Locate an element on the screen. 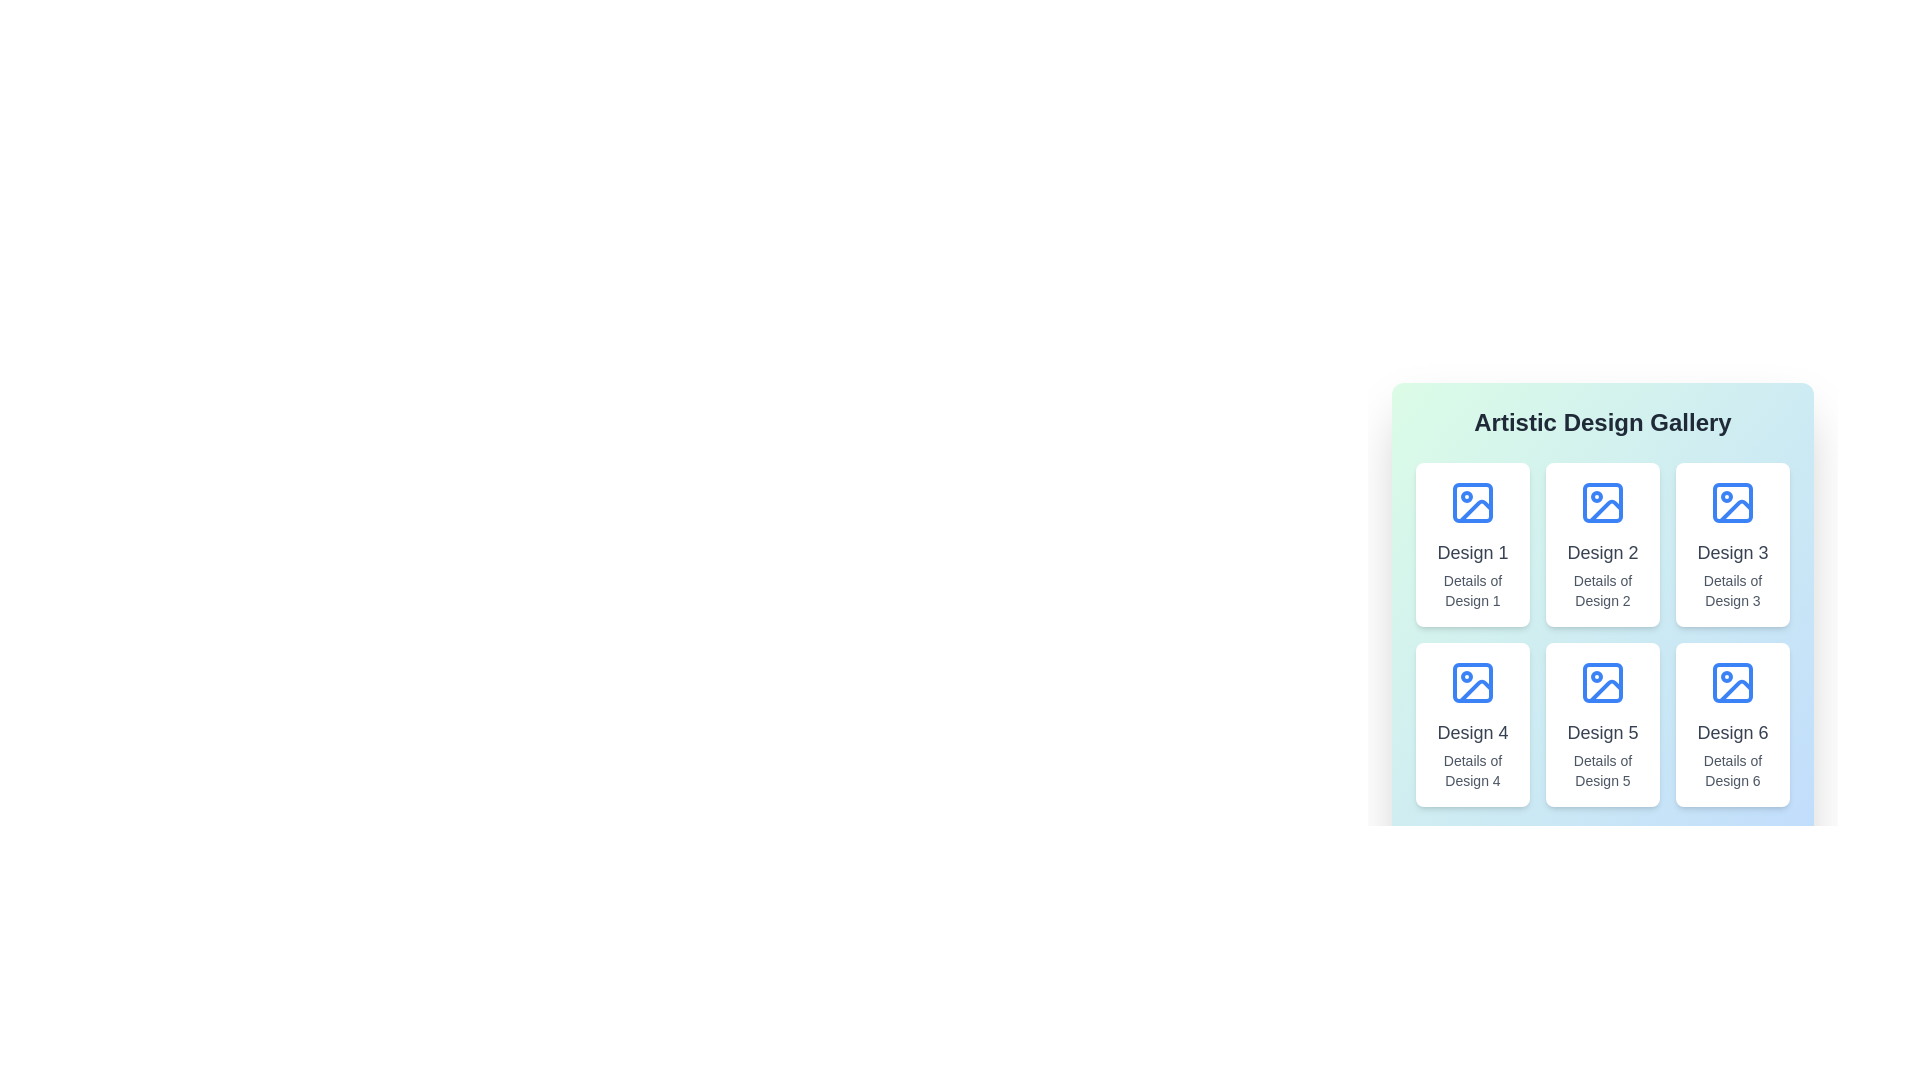  static text providing additional information about 'Design 4' located in the second row, first column of the gallery layout is located at coordinates (1473, 770).